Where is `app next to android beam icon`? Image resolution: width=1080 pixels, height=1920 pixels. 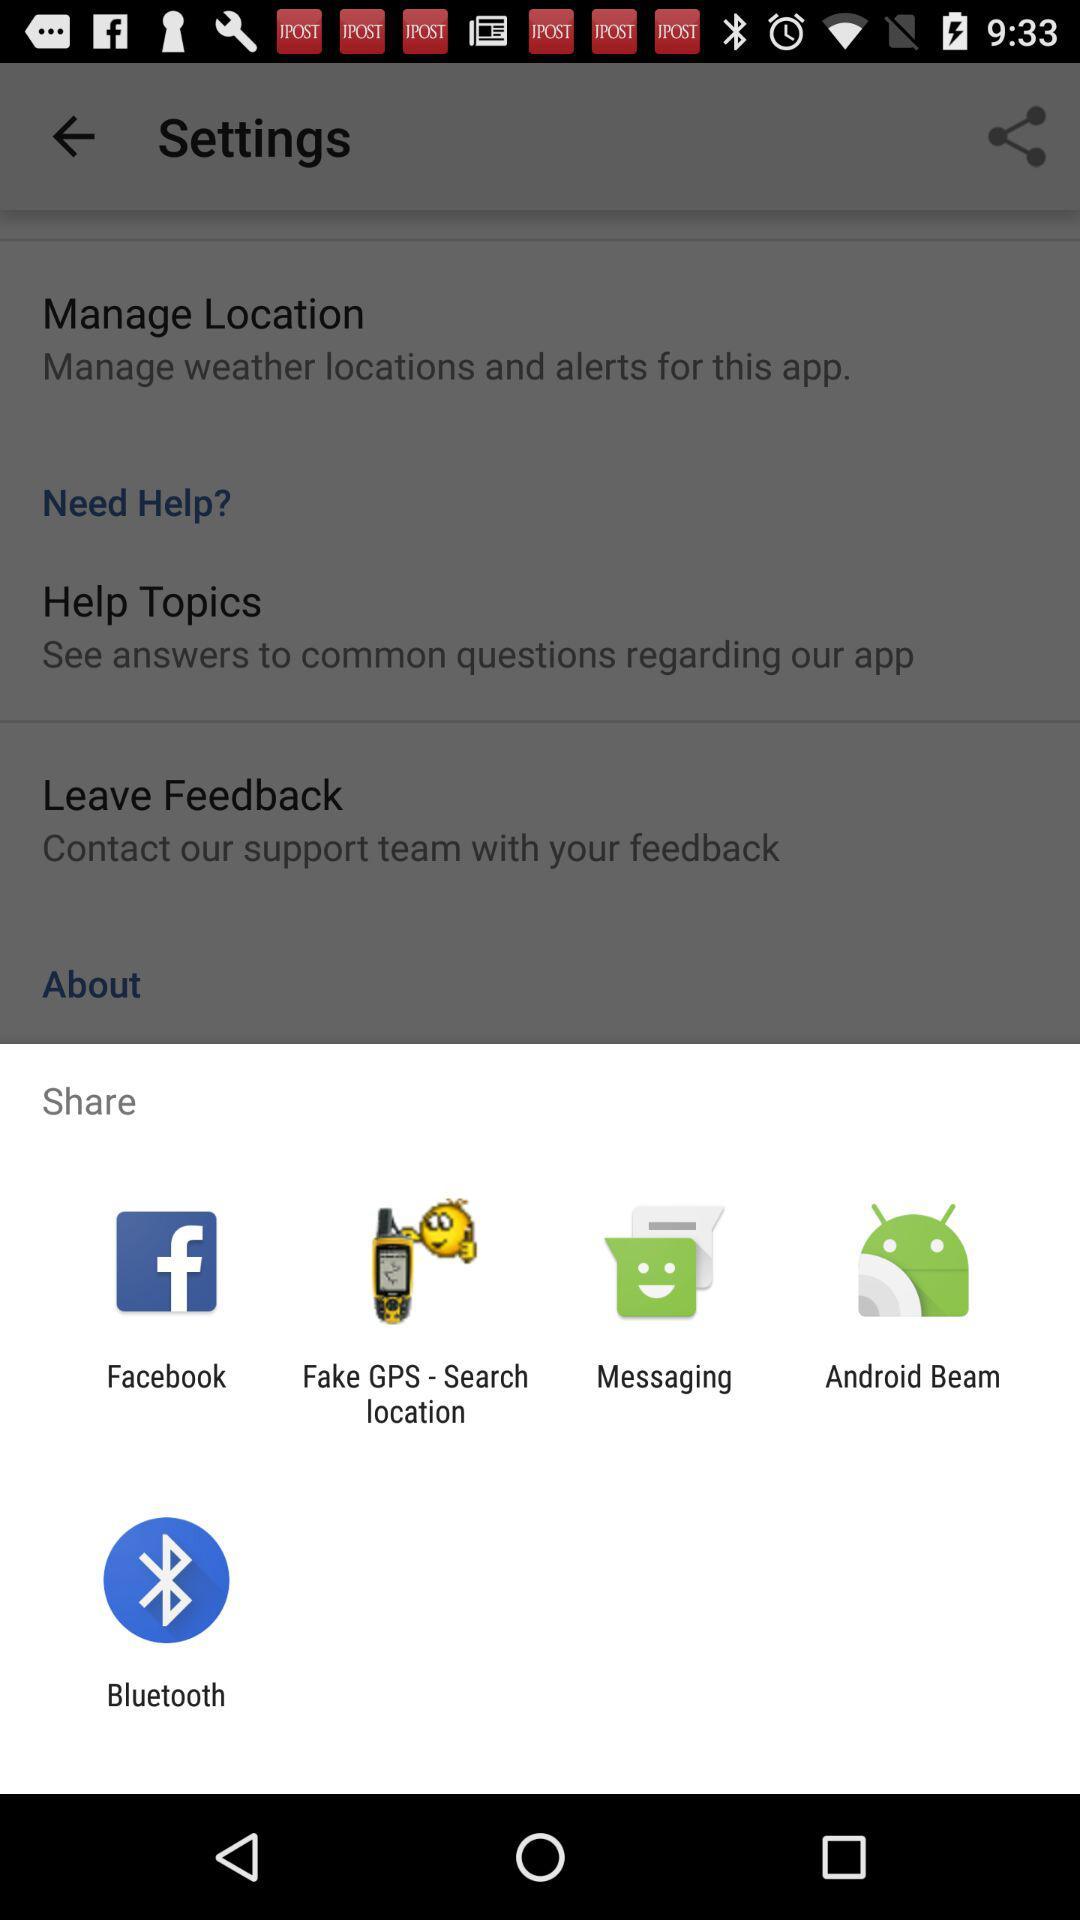
app next to android beam icon is located at coordinates (664, 1392).